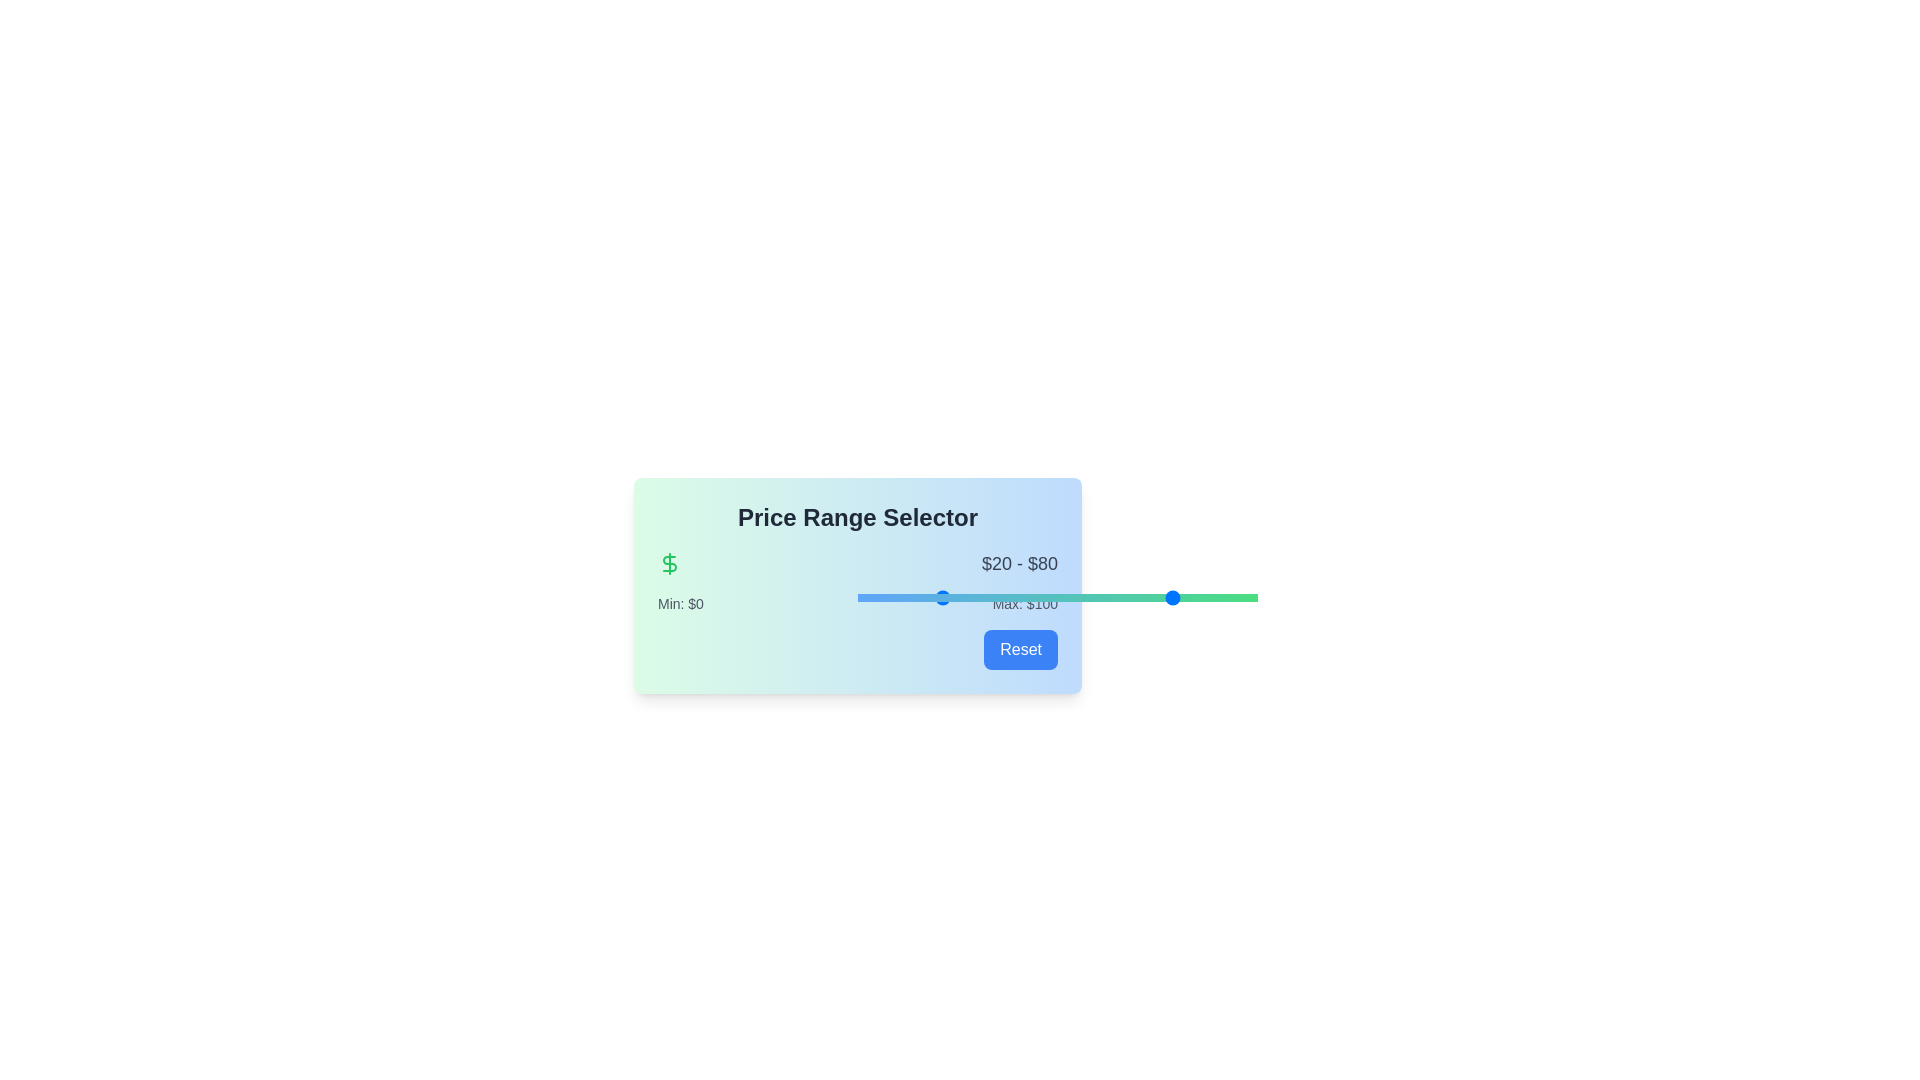 Image resolution: width=1920 pixels, height=1080 pixels. What do you see at coordinates (858, 603) in the screenshot?
I see `the label displaying the price range ($0 to $100), which is positioned below the price slider and aligned between the left boundary ($) and the right boundary (Reset button)` at bounding box center [858, 603].